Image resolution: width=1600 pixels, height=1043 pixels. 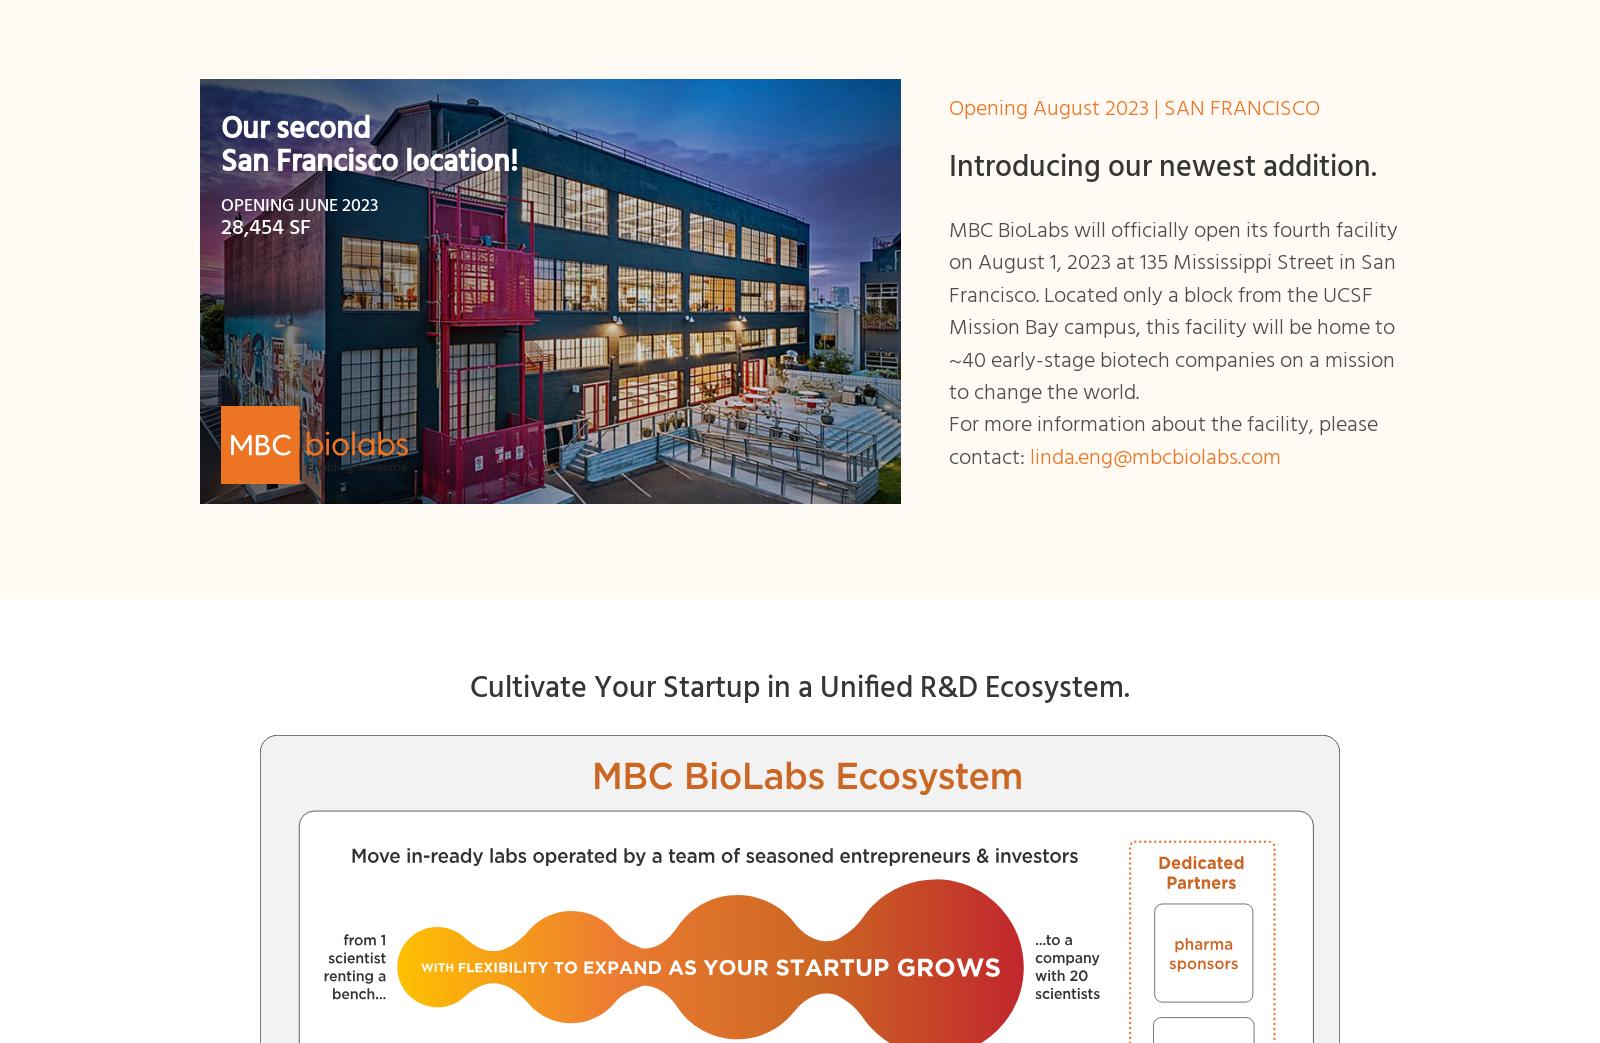 What do you see at coordinates (1154, 453) in the screenshot?
I see `'linda.eng@mbcbiolabs.com'` at bounding box center [1154, 453].